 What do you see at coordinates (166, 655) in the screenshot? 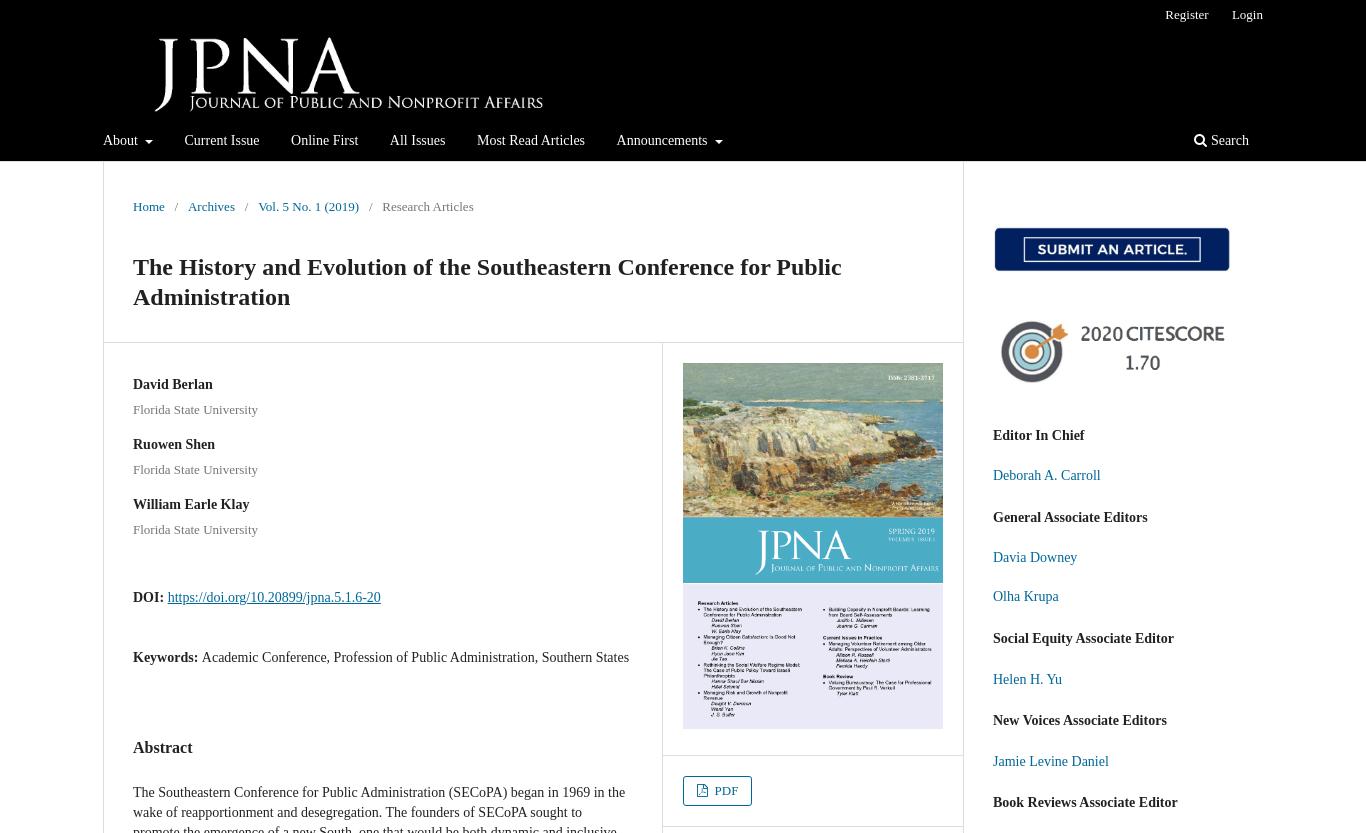
I see `'Keywords:'` at bounding box center [166, 655].